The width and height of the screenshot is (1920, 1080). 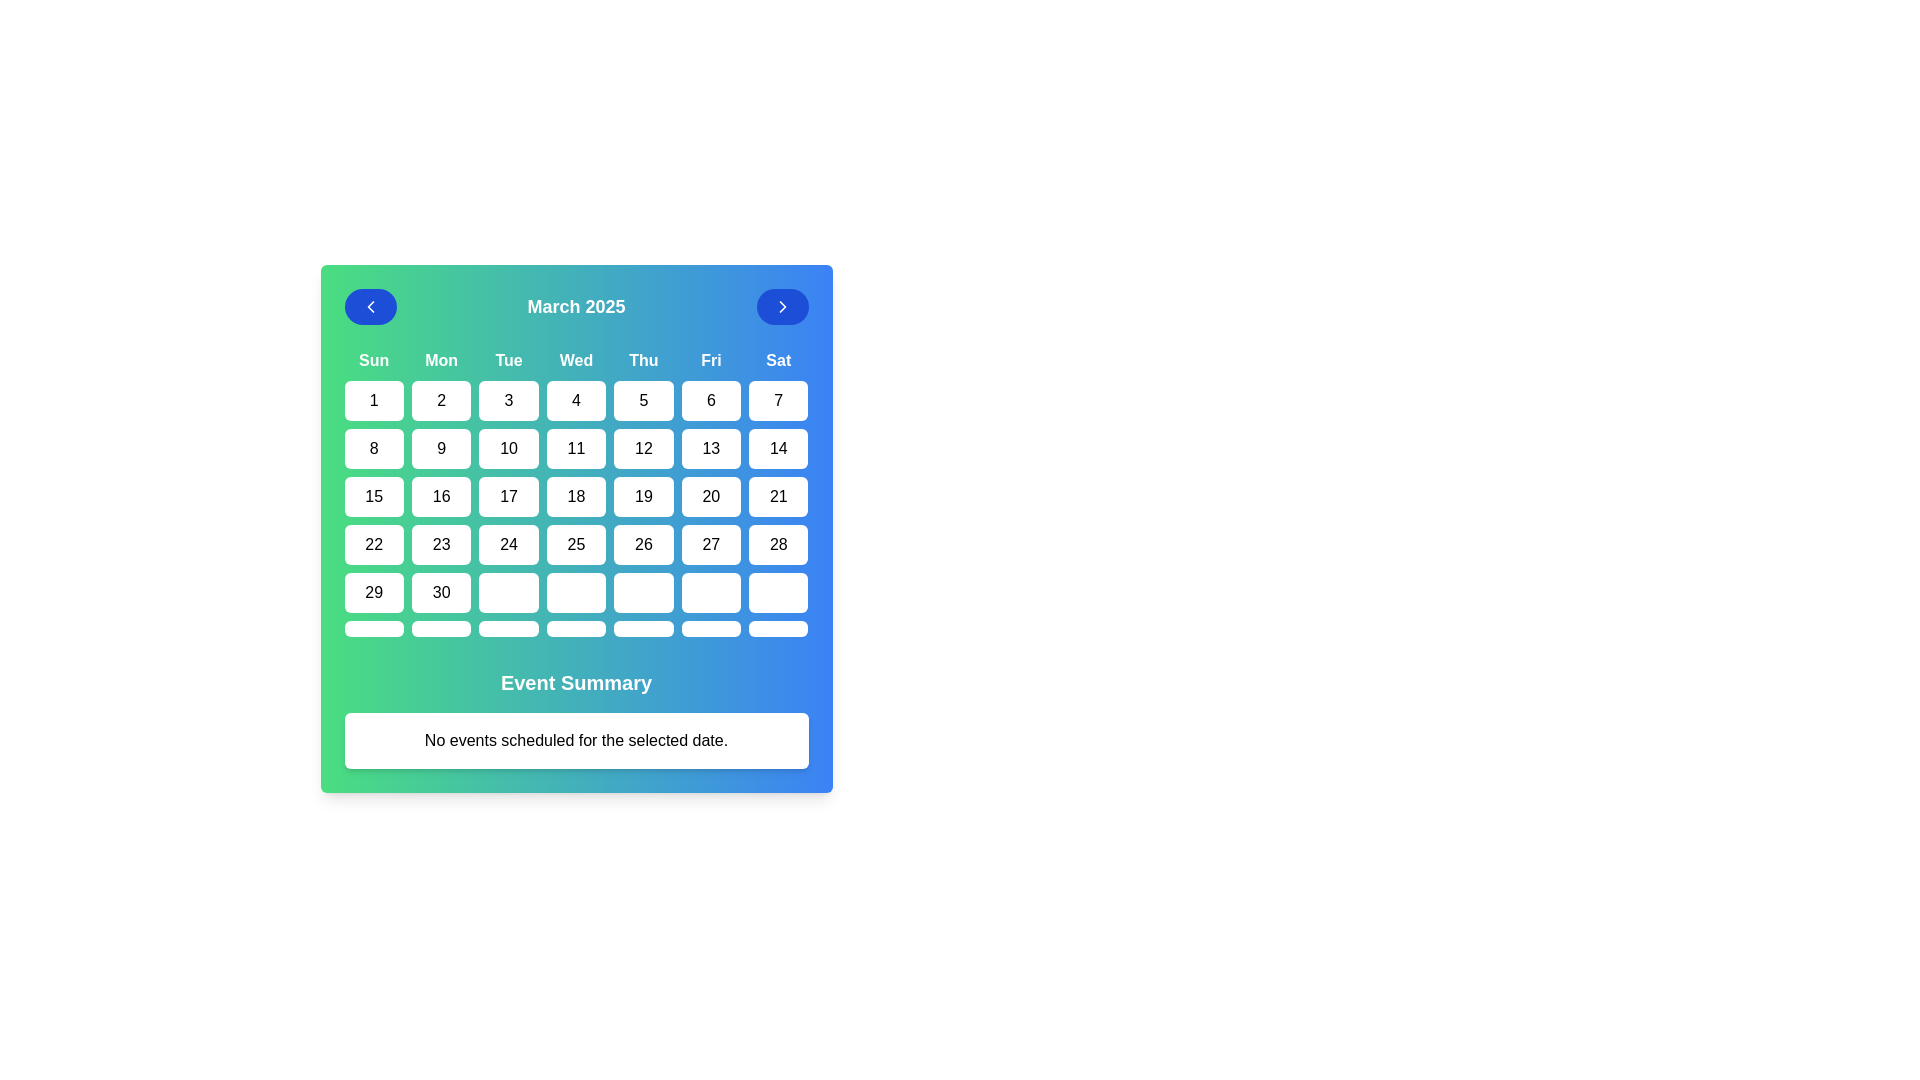 What do you see at coordinates (575, 401) in the screenshot?
I see `the button representing the date '4' in the calendar for March 2025, located in the first row and fourth column under 'Wed'` at bounding box center [575, 401].